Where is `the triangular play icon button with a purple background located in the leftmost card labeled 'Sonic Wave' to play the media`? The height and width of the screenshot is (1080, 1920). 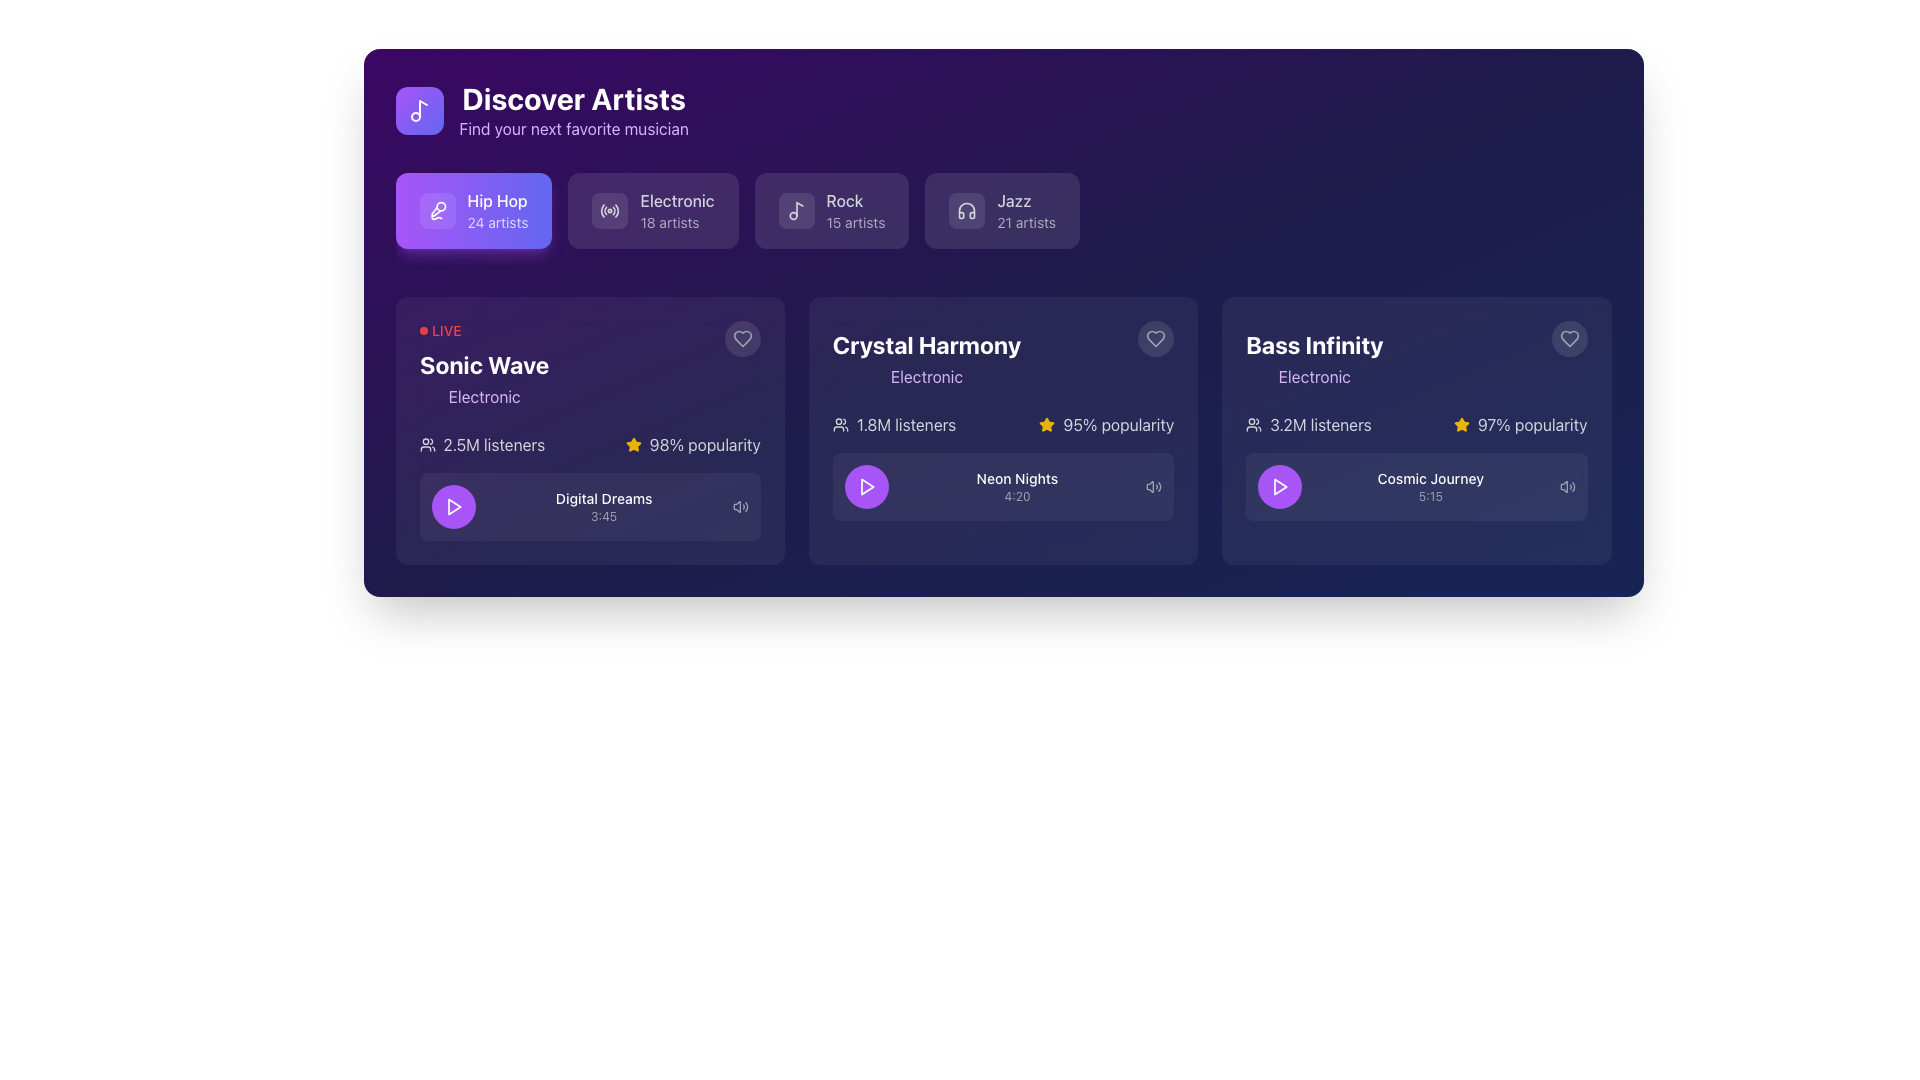 the triangular play icon button with a purple background located in the leftmost card labeled 'Sonic Wave' to play the media is located at coordinates (452, 505).